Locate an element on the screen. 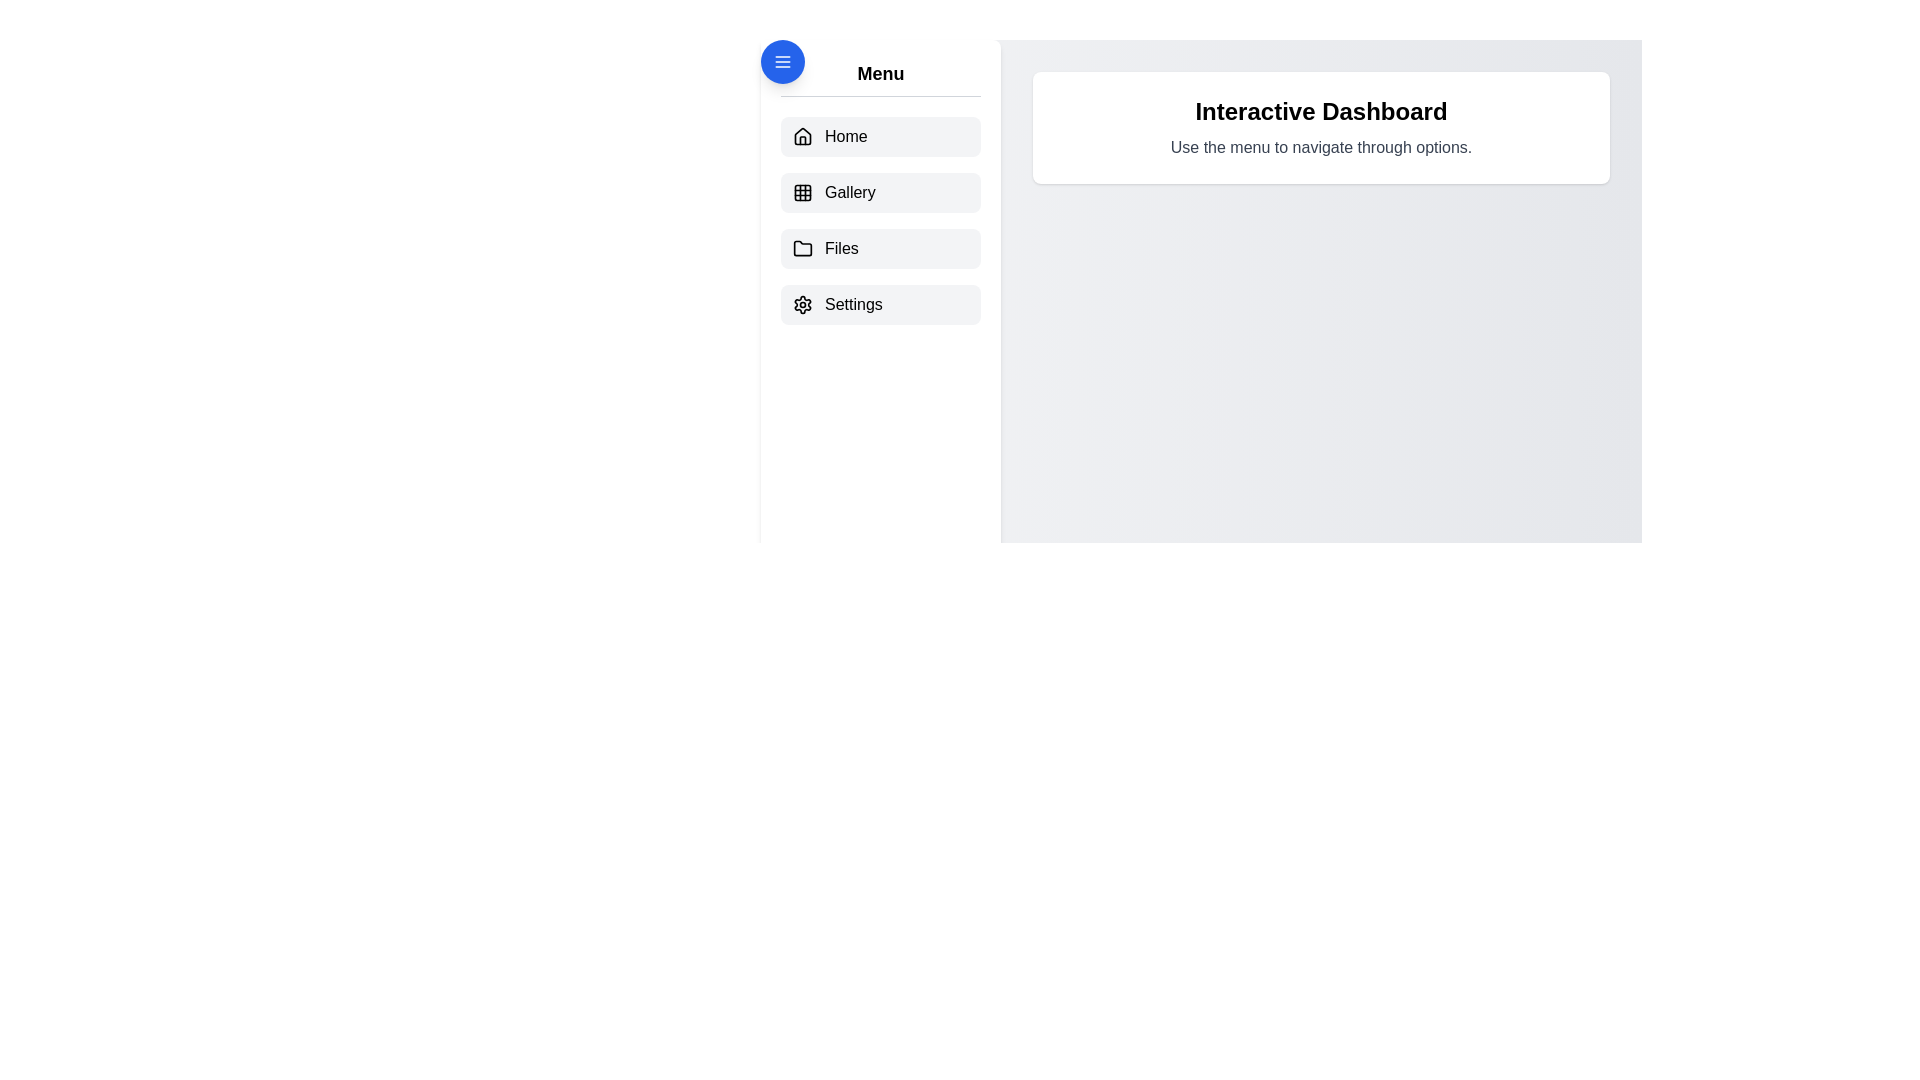 This screenshot has width=1920, height=1080. button in the top-left corner to toggle the drawer open or closed is located at coordinates (781, 60).